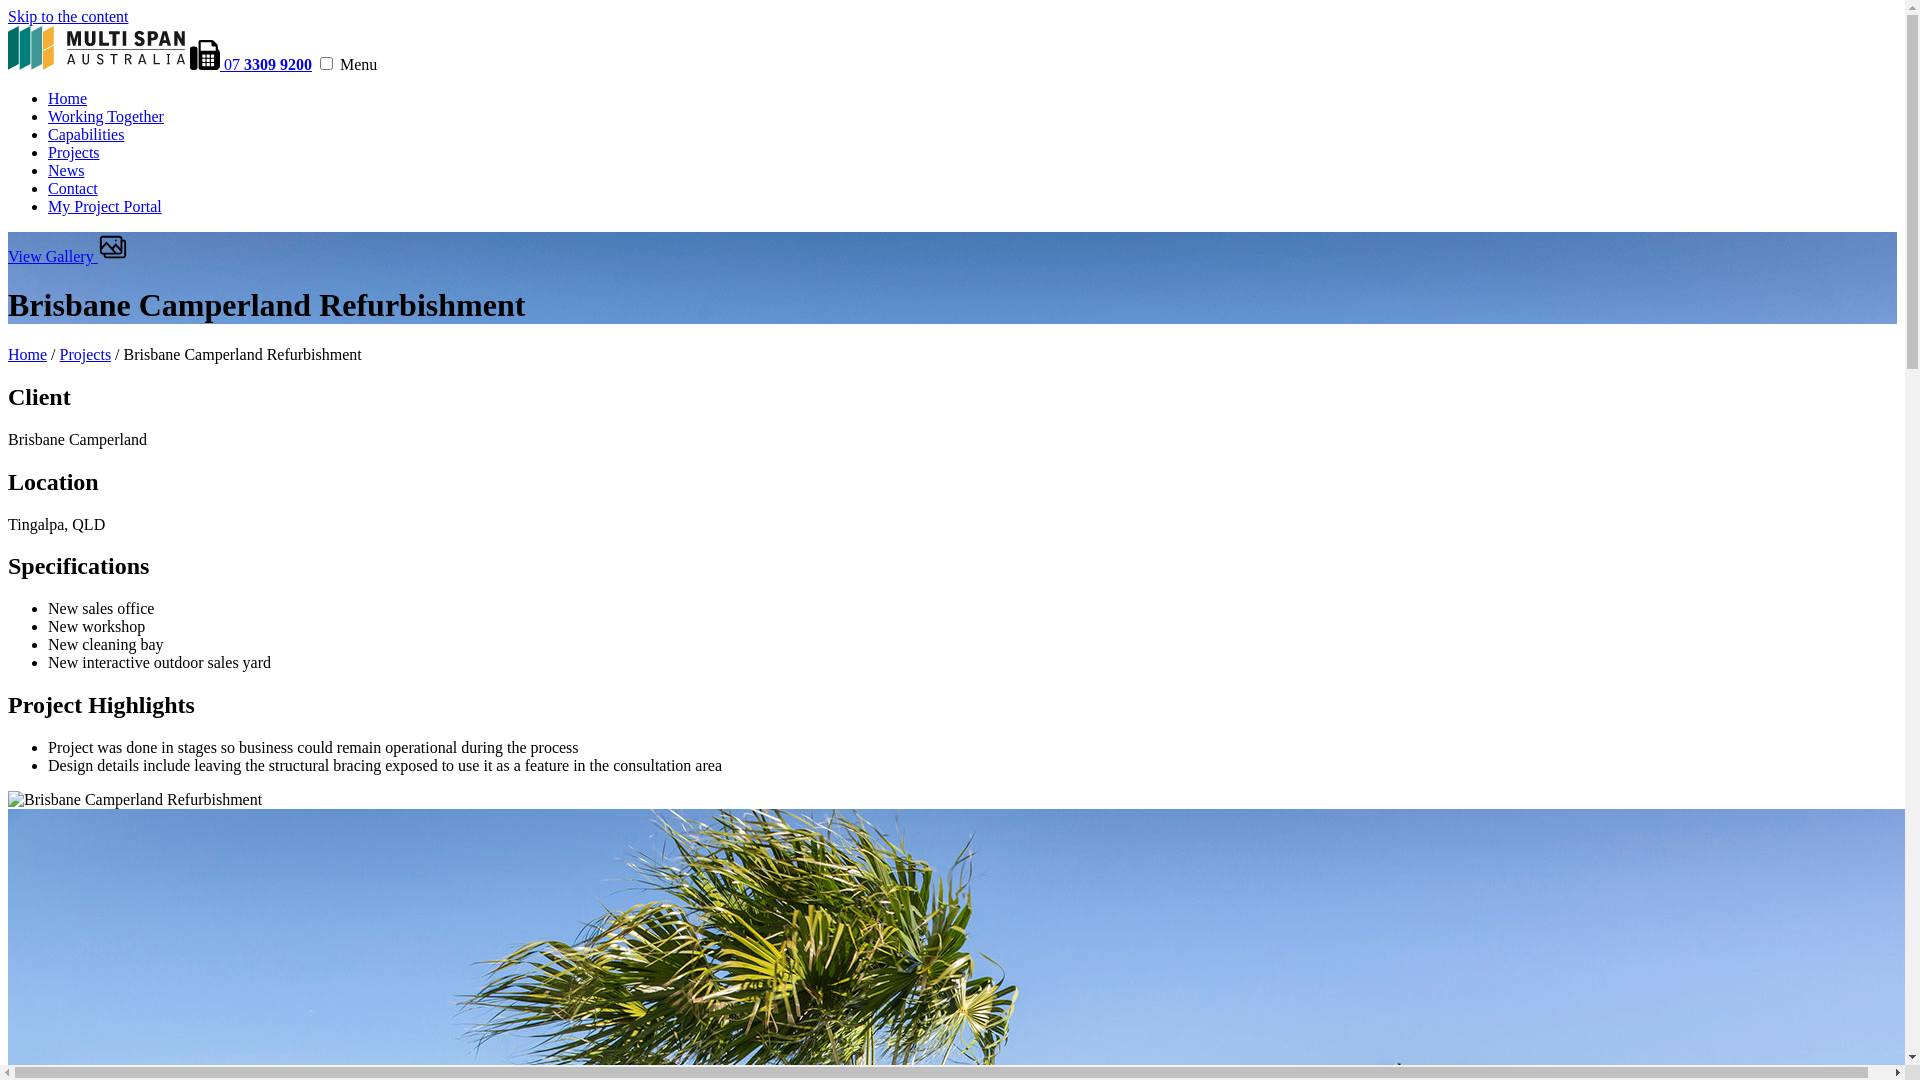 The height and width of the screenshot is (1080, 1920). What do you see at coordinates (85, 353) in the screenshot?
I see `'Projects'` at bounding box center [85, 353].